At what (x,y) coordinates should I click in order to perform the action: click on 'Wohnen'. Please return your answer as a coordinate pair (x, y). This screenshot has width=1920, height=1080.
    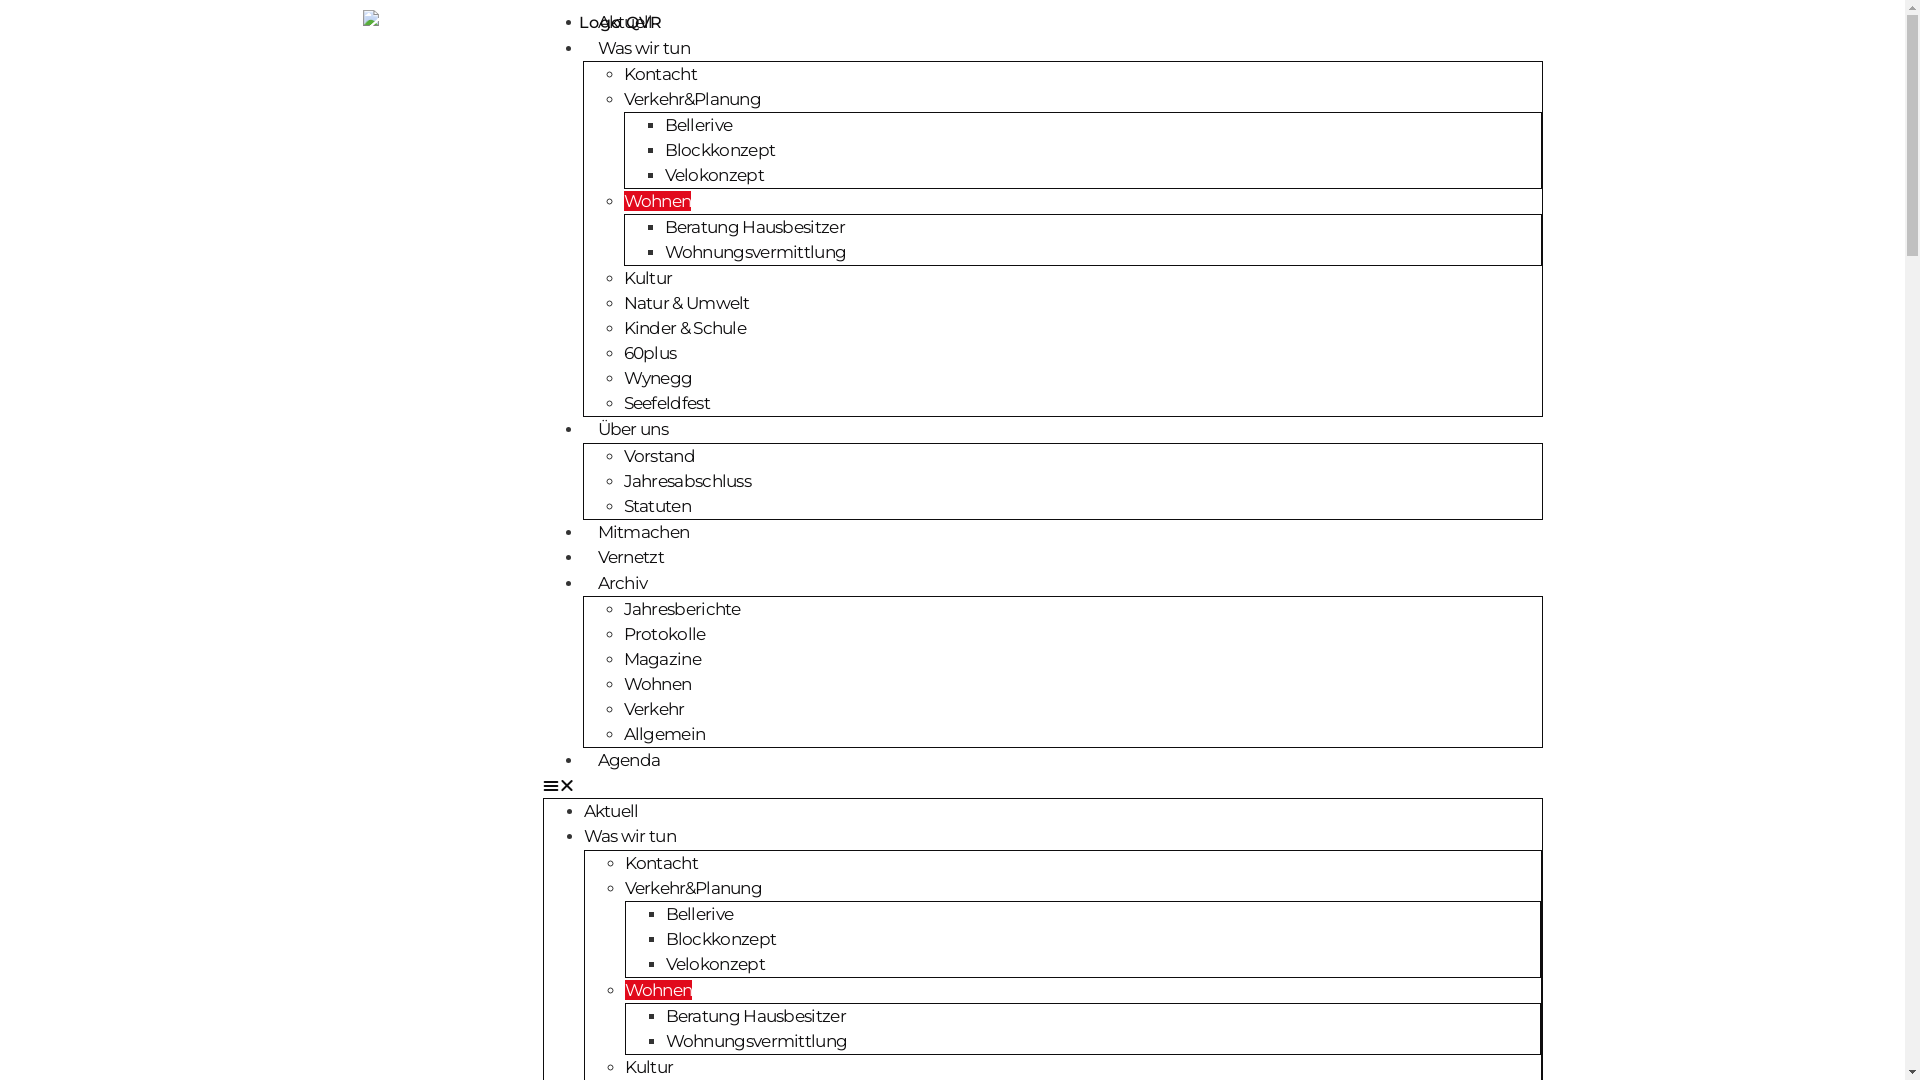
    Looking at the image, I should click on (623, 990).